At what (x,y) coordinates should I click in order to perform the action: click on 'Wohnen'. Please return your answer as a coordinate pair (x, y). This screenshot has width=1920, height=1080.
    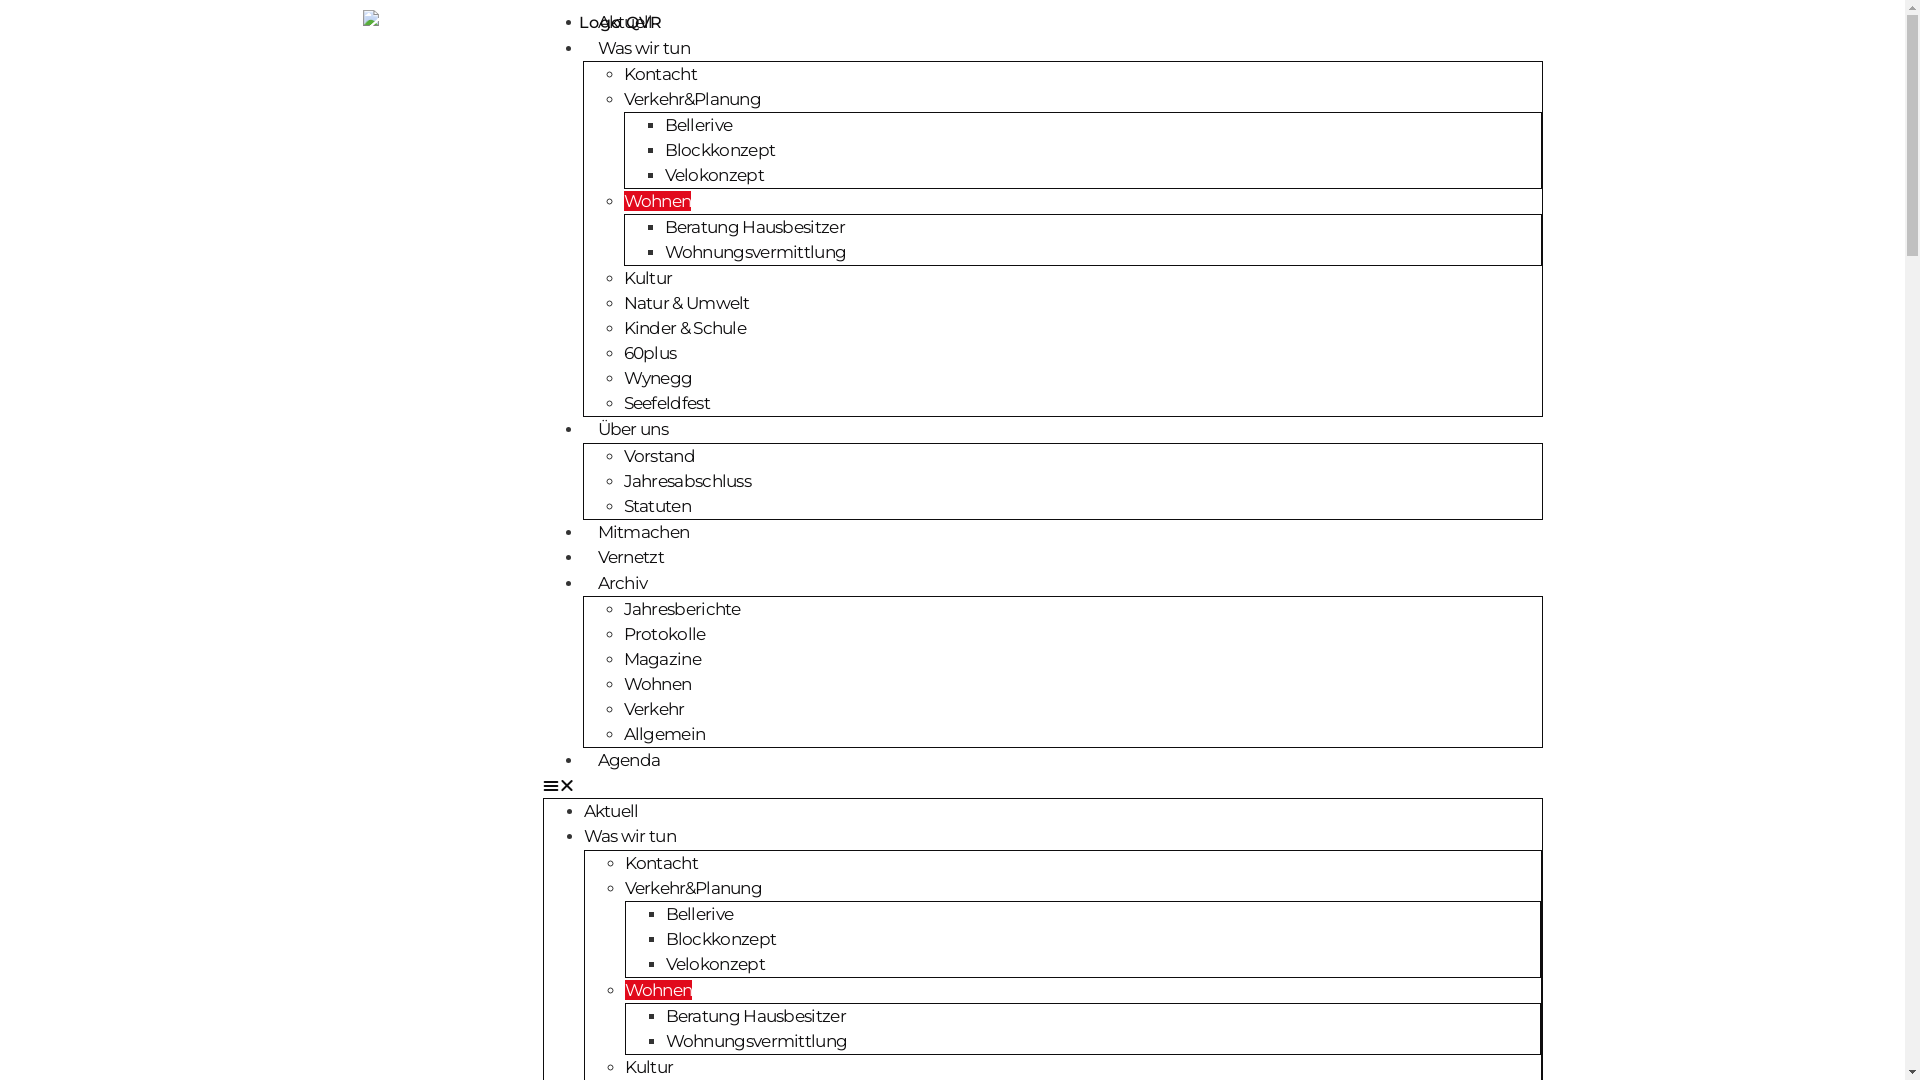
    Looking at the image, I should click on (623, 990).